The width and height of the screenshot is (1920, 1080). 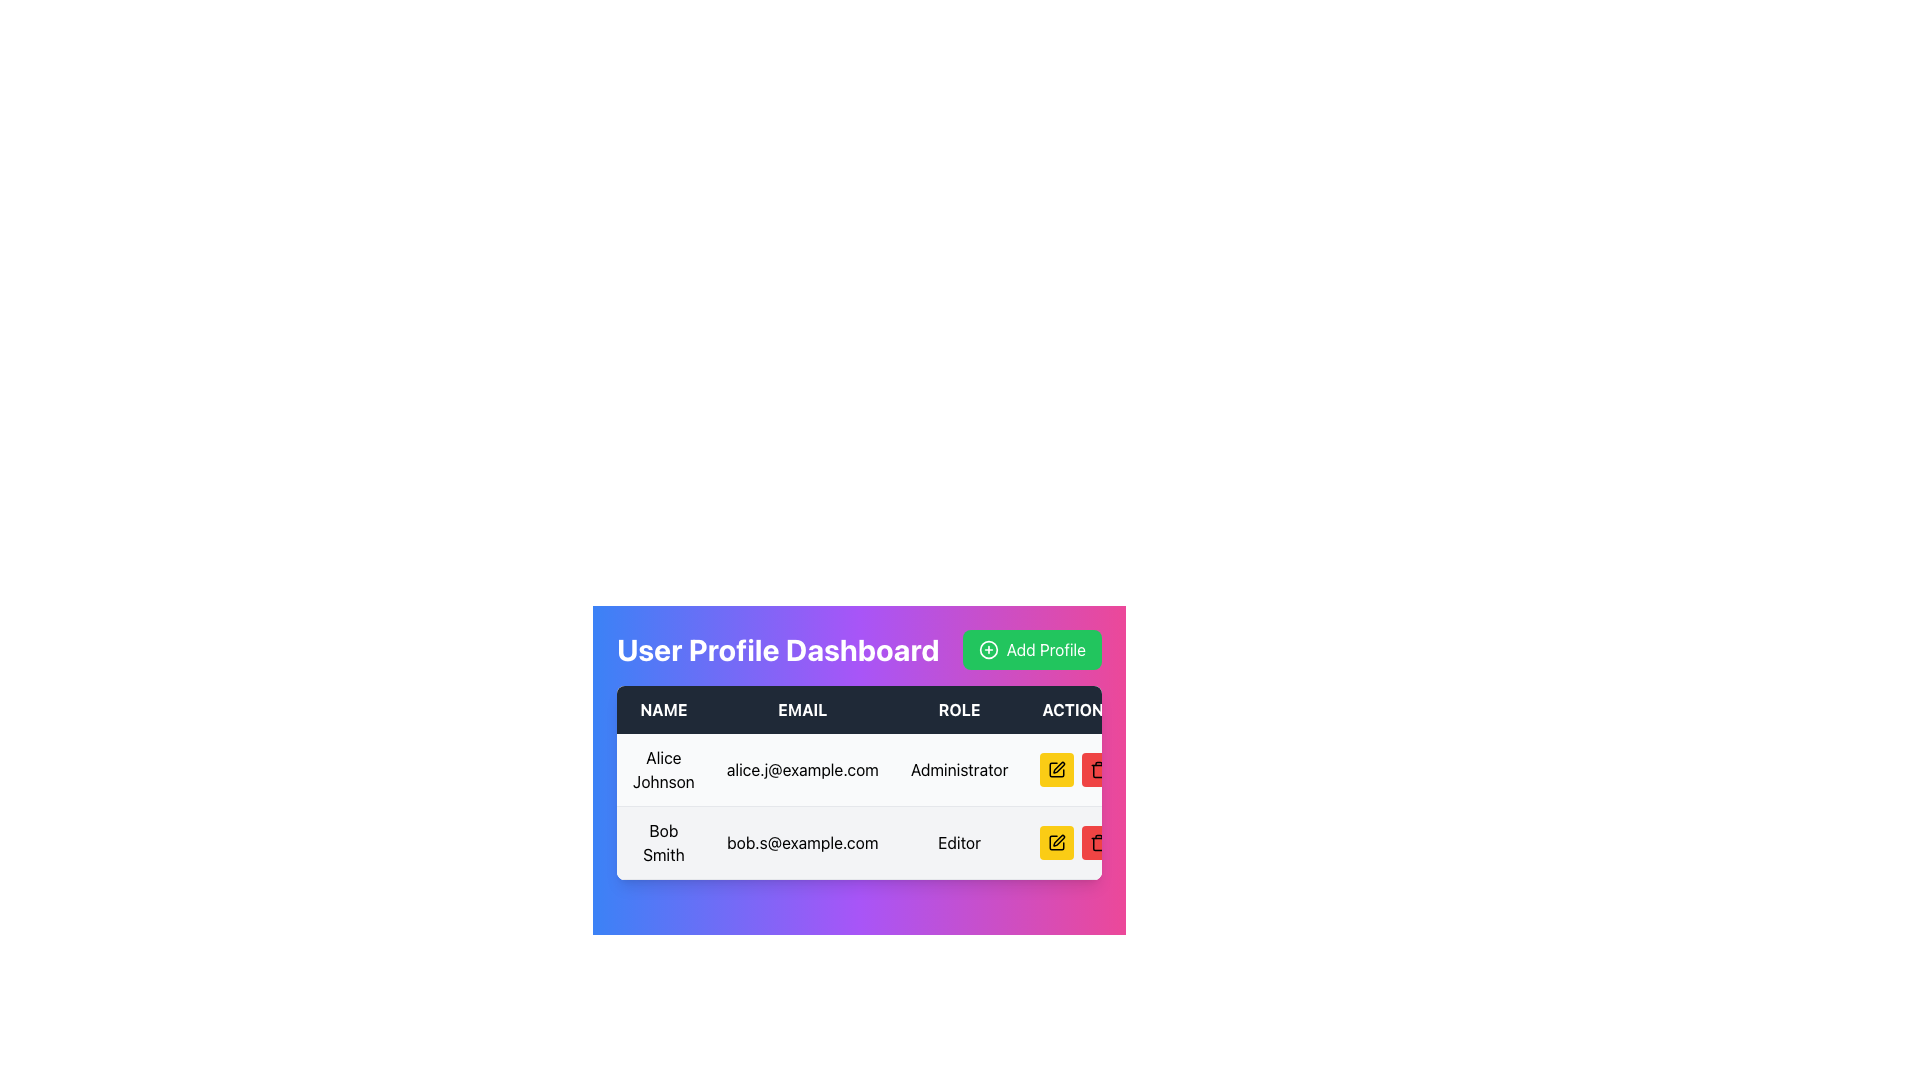 What do you see at coordinates (1056, 769) in the screenshot?
I see `the icon button located on the rightmost edge of the user list table beneath the 'ACTION' column header for the row associated with 'Bob Smith'` at bounding box center [1056, 769].